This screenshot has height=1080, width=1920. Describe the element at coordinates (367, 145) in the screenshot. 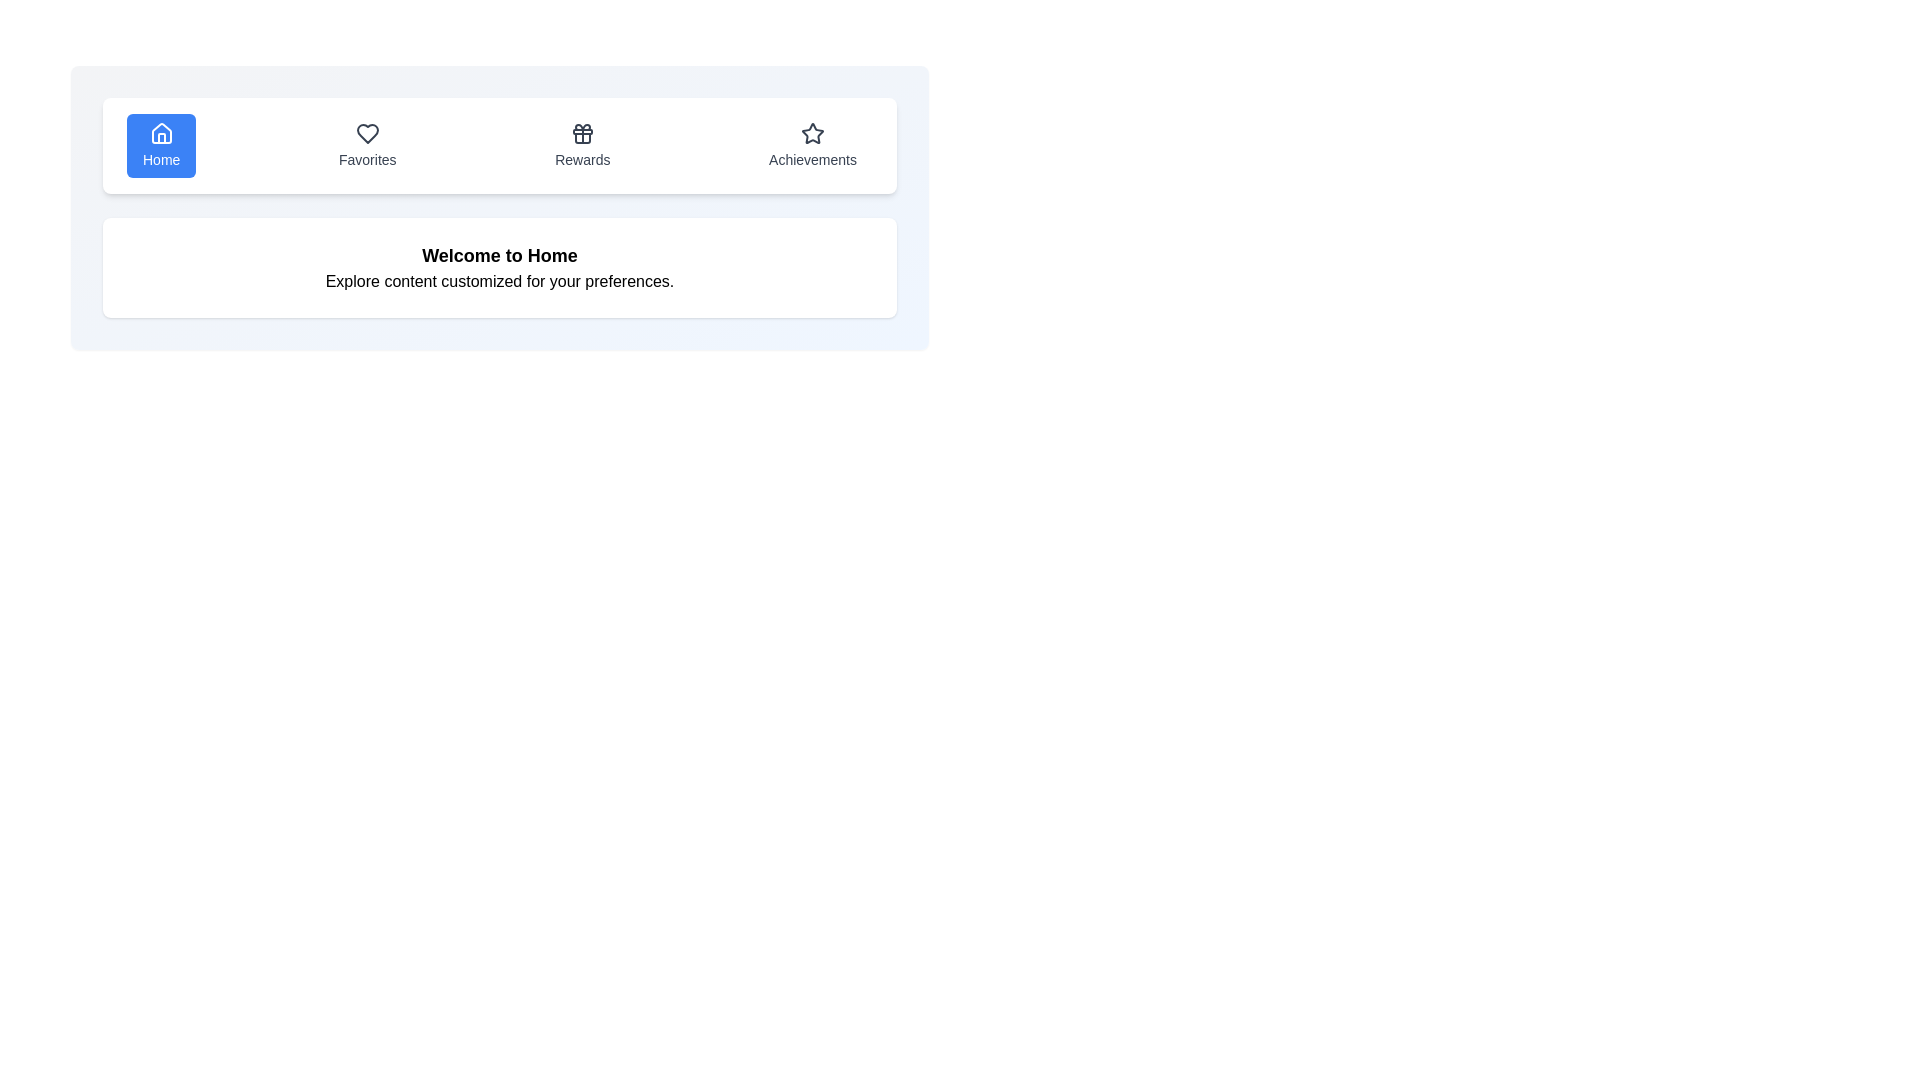

I see `the navigation button located horizontally in the center of the navigation bar, positioned after the 'Home' button and before the 'Rewards' button` at that location.